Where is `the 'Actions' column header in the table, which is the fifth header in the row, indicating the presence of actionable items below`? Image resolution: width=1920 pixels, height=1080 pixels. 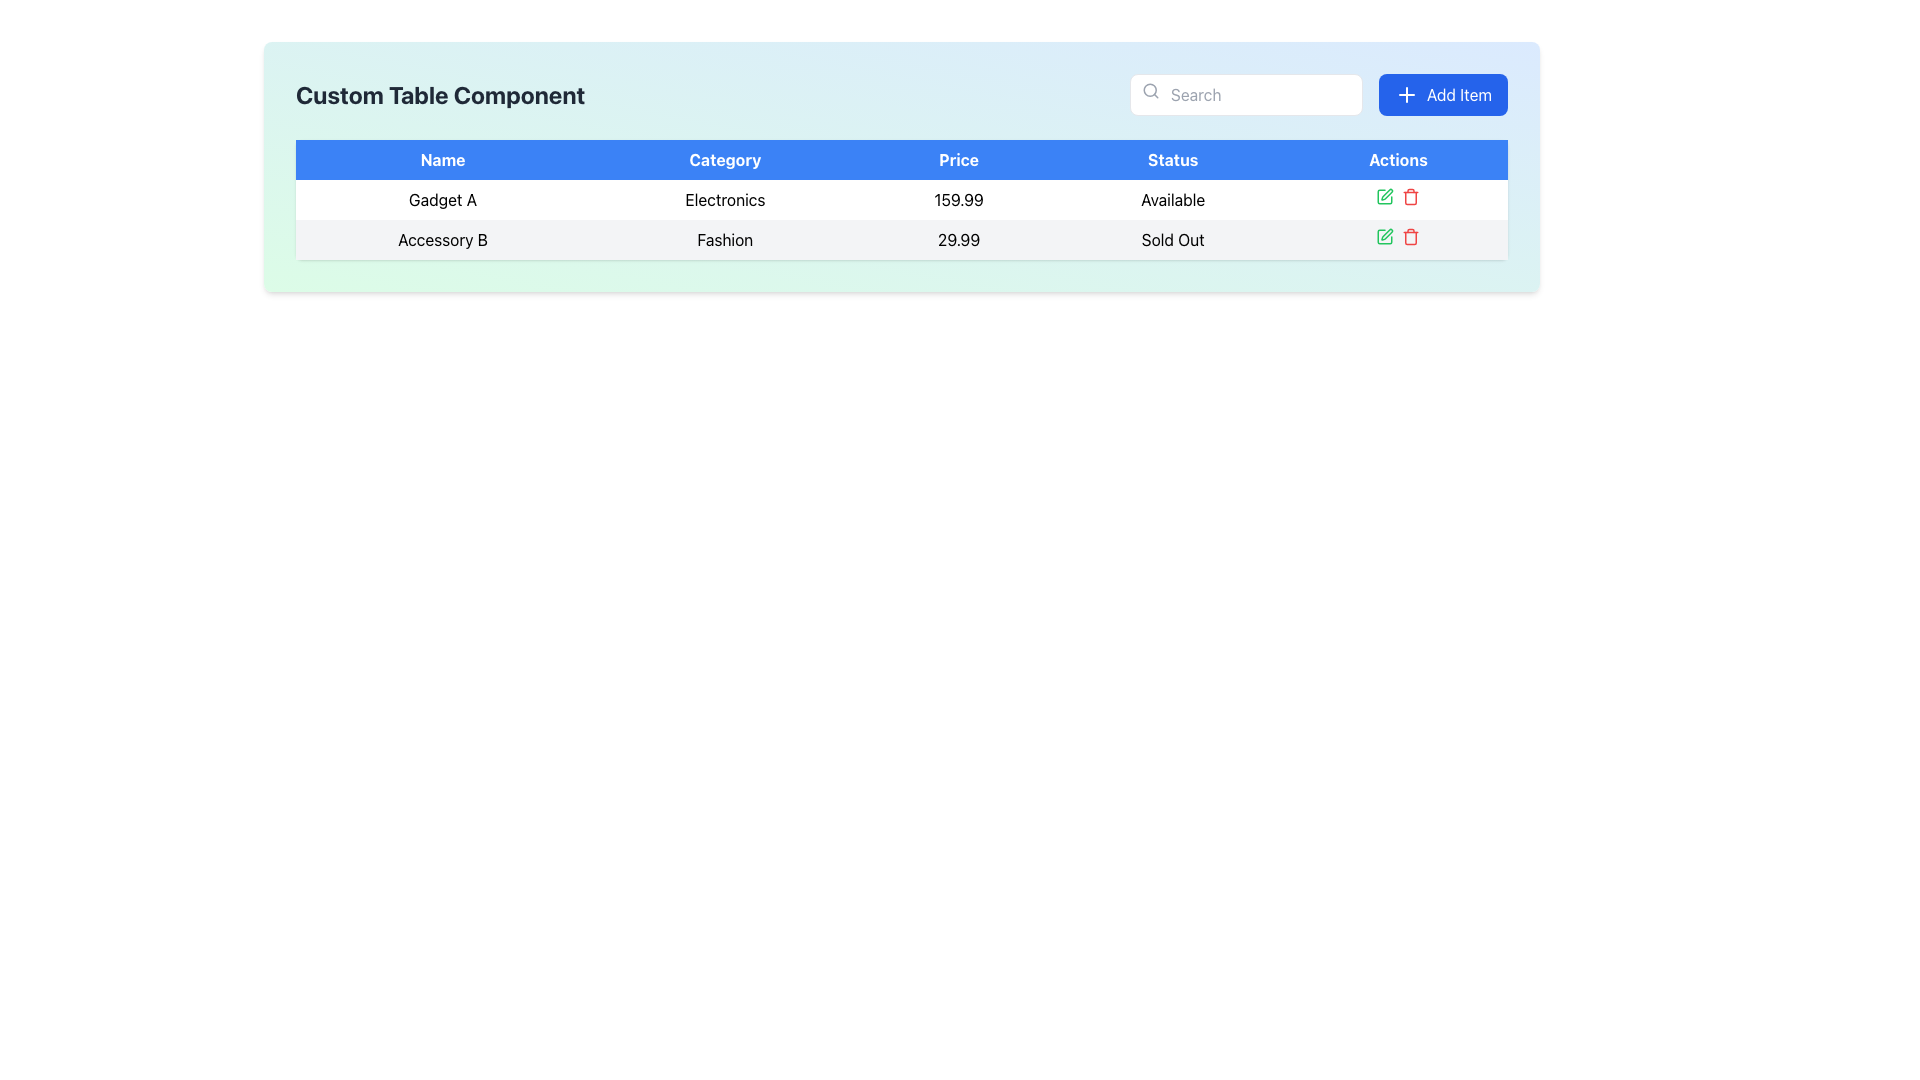 the 'Actions' column header in the table, which is the fifth header in the row, indicating the presence of actionable items below is located at coordinates (1397, 158).